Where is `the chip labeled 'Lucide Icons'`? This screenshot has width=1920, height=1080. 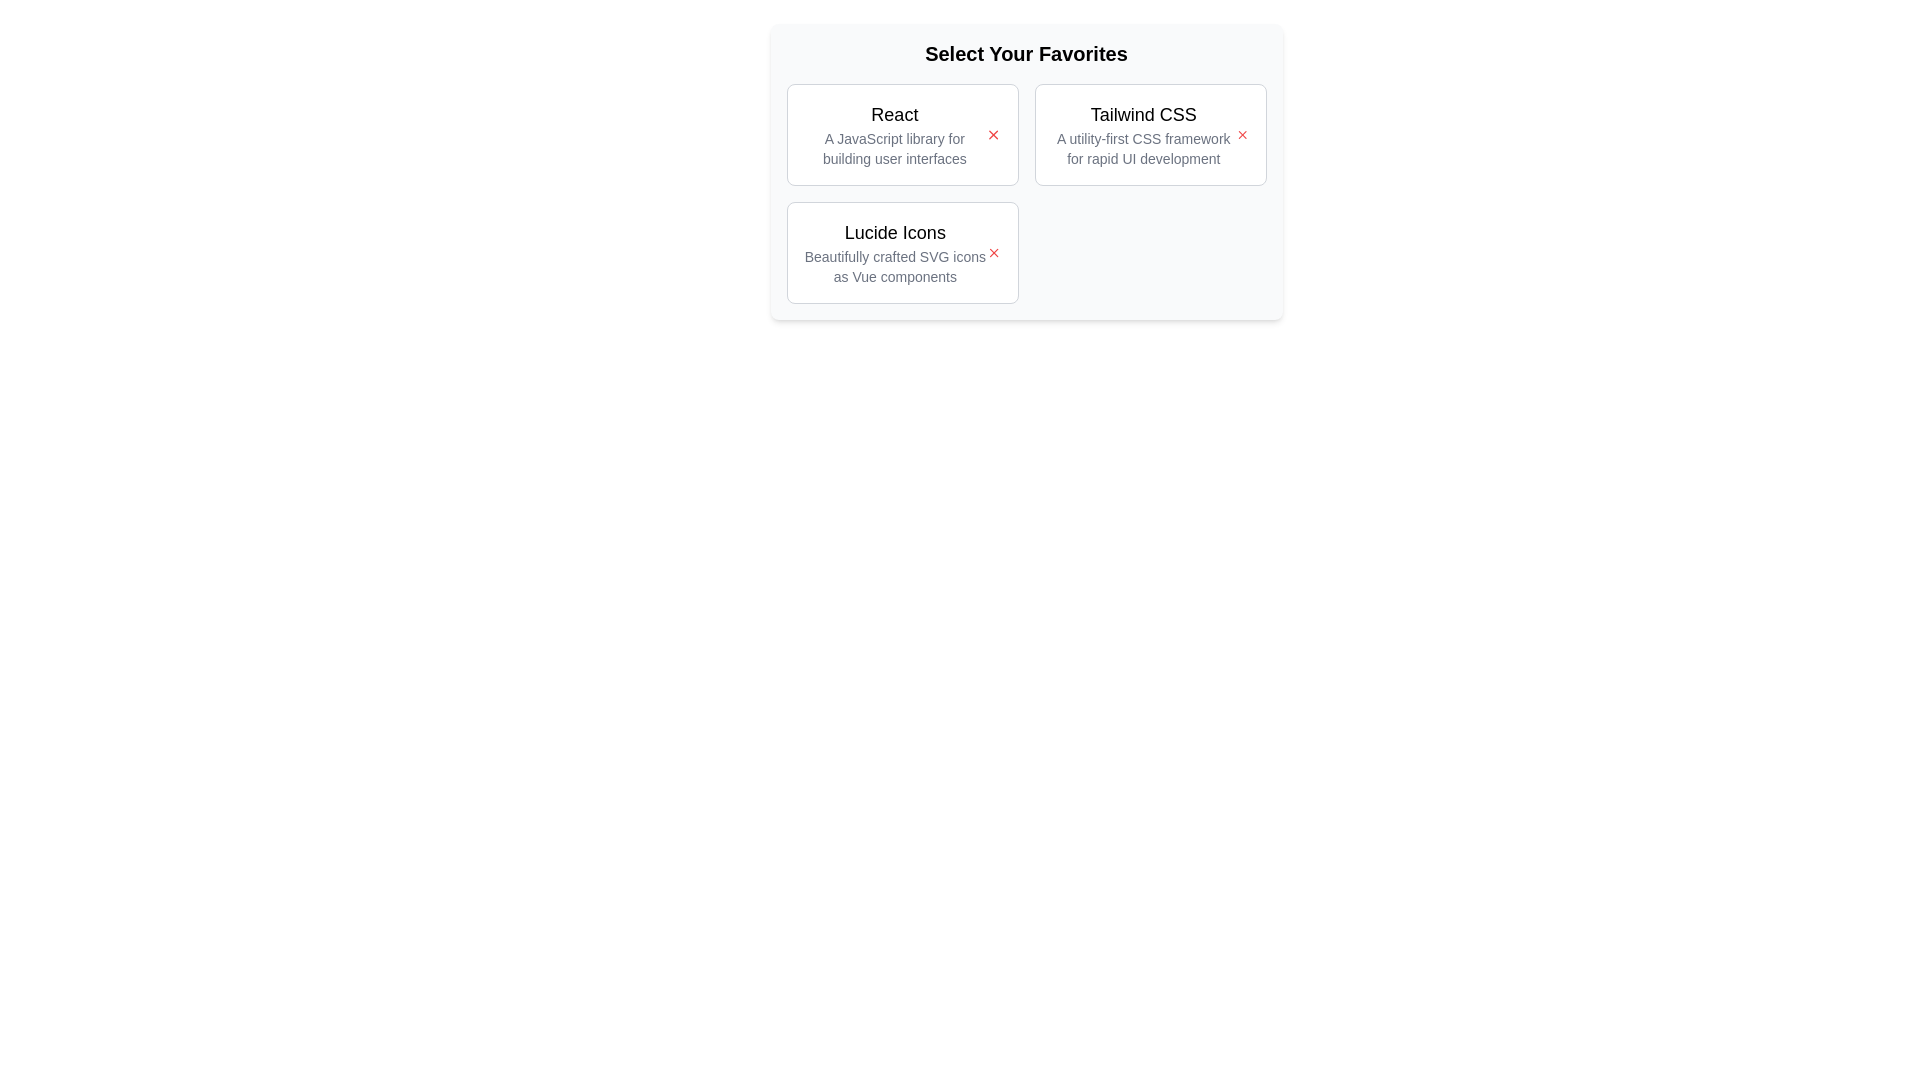
the chip labeled 'Lucide Icons' is located at coordinates (901, 252).